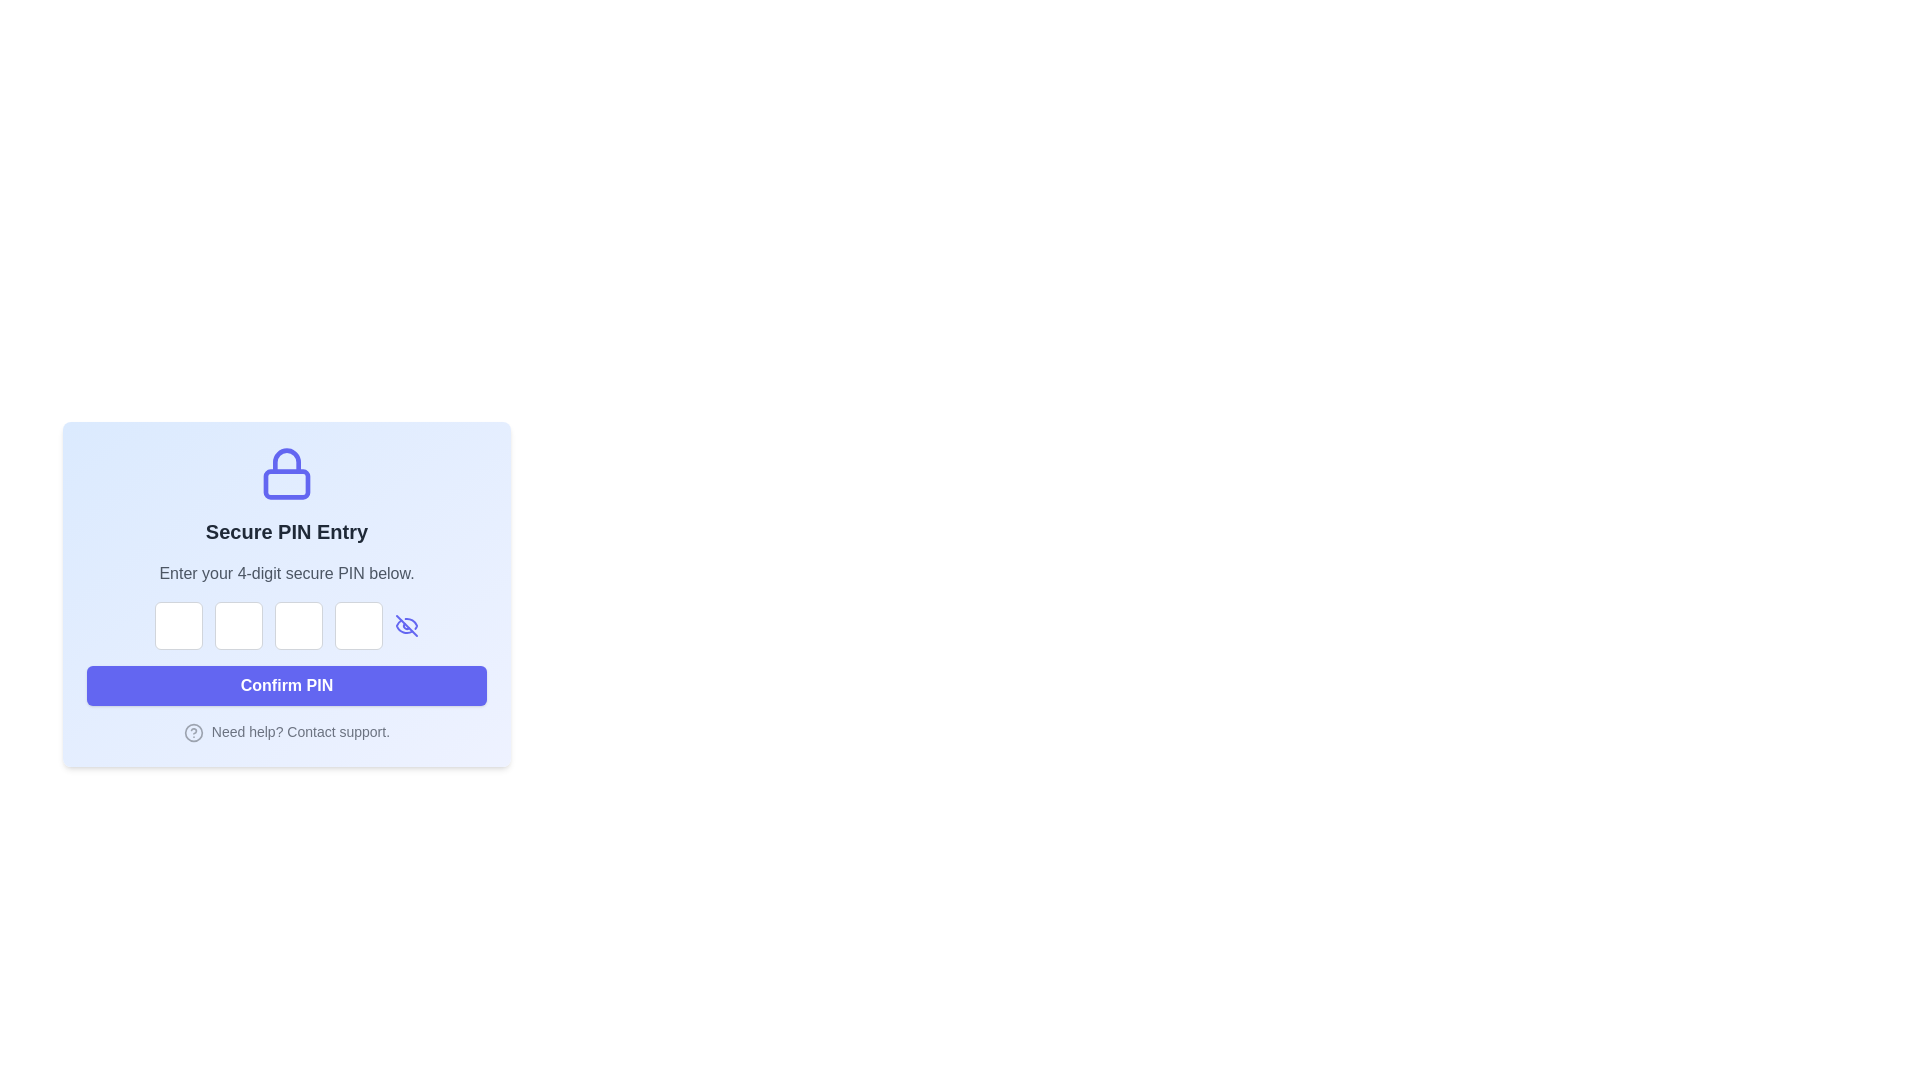 Image resolution: width=1920 pixels, height=1080 pixels. What do you see at coordinates (193, 733) in the screenshot?
I see `the circular help icon resembling a question mark located below the 'Confirm PIN' button, aligned with the text 'Need help? Contact support.'` at bounding box center [193, 733].